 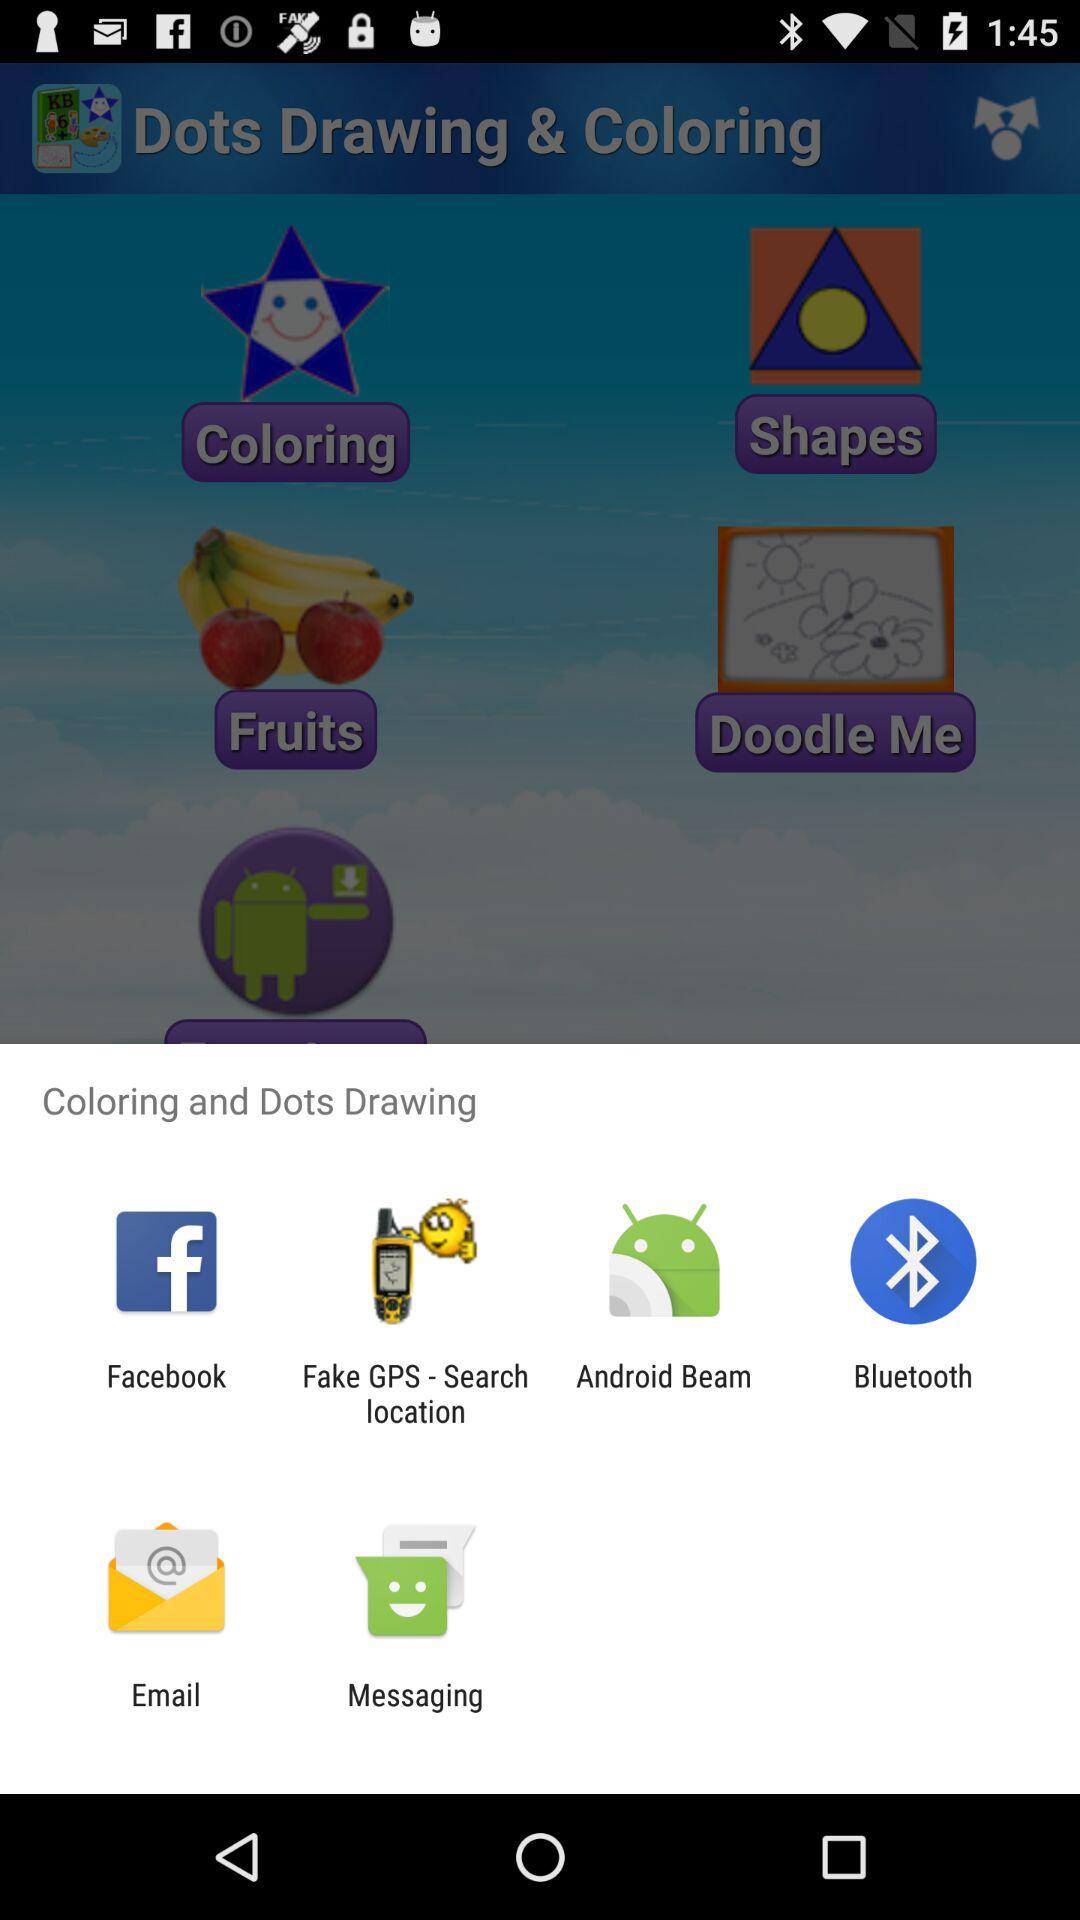 What do you see at coordinates (664, 1392) in the screenshot?
I see `the item next to the bluetooth icon` at bounding box center [664, 1392].